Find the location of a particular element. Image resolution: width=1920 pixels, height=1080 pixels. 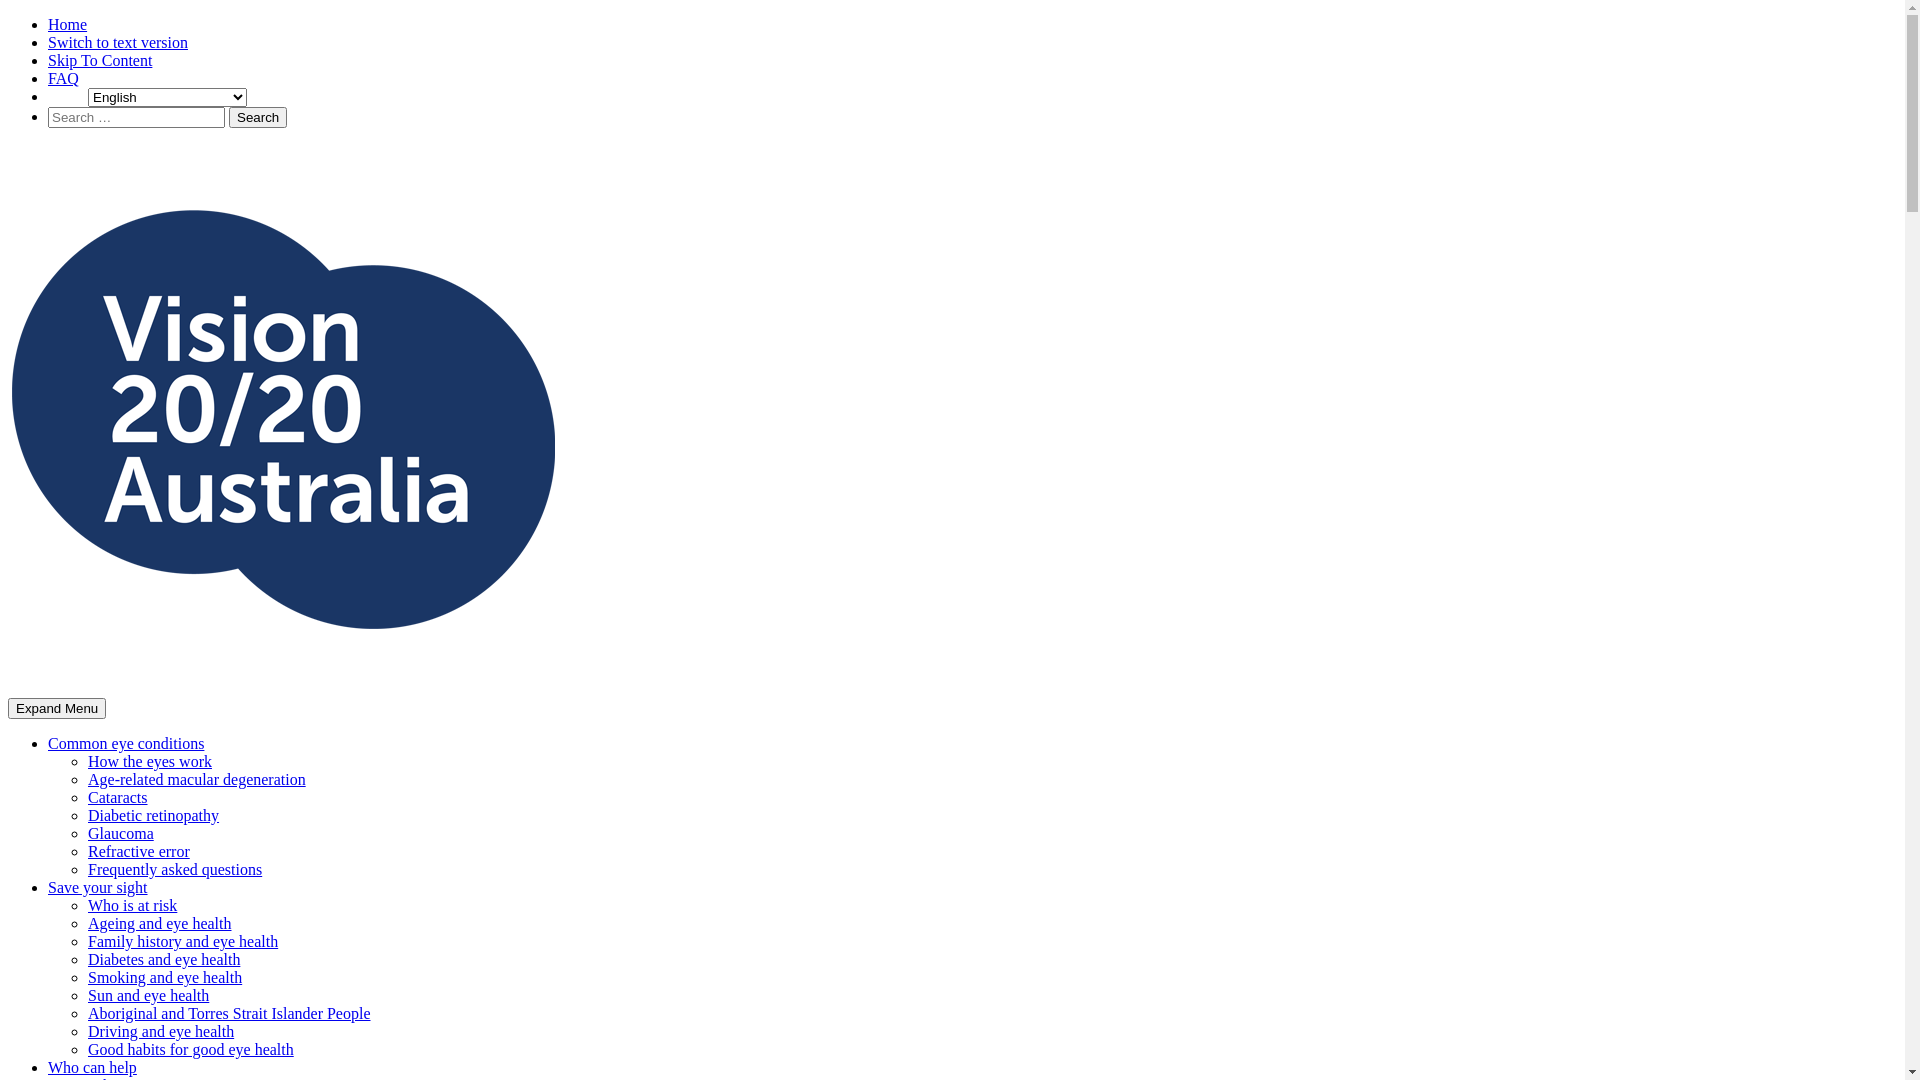

'Driving and eye health' is located at coordinates (161, 1031).